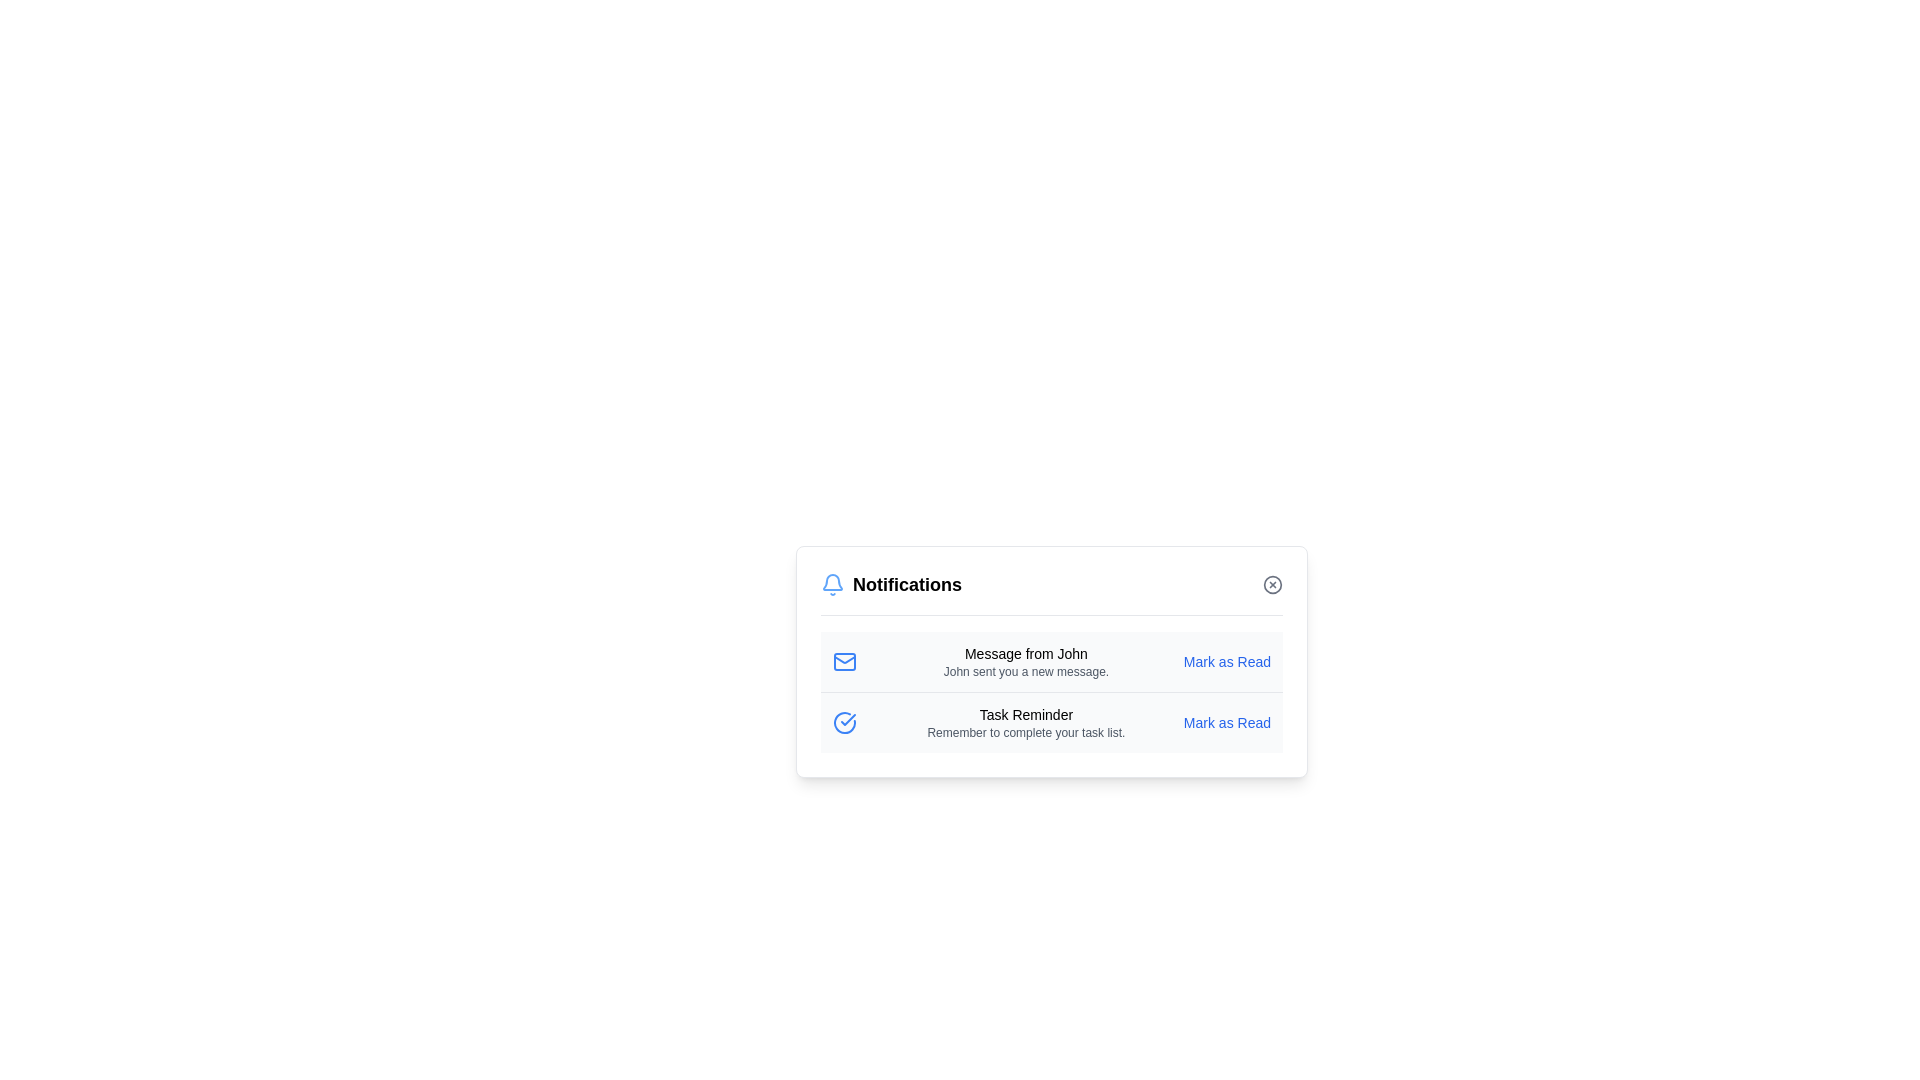 This screenshot has height=1080, width=1920. I want to click on the title text label that indicates a message from the user named John in the notification panel, so click(1026, 654).